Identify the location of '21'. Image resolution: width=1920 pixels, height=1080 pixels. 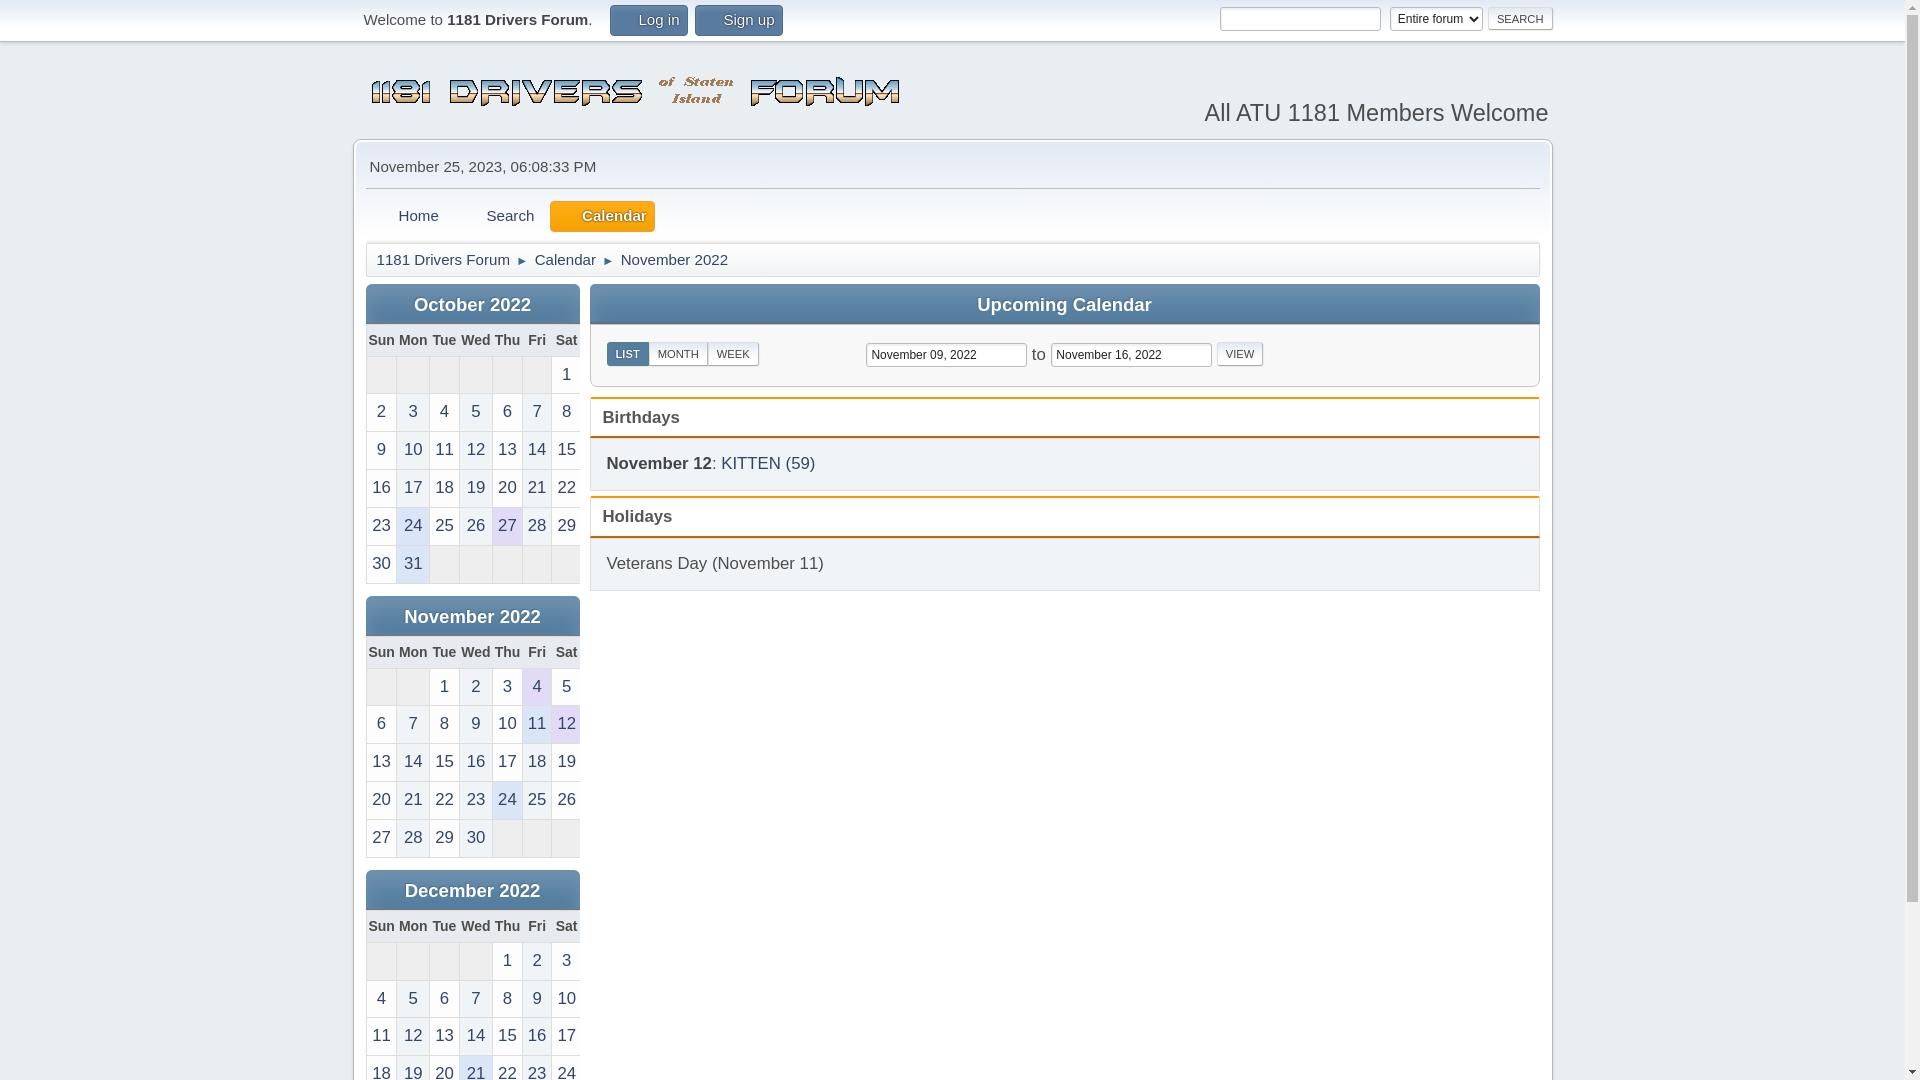
(537, 488).